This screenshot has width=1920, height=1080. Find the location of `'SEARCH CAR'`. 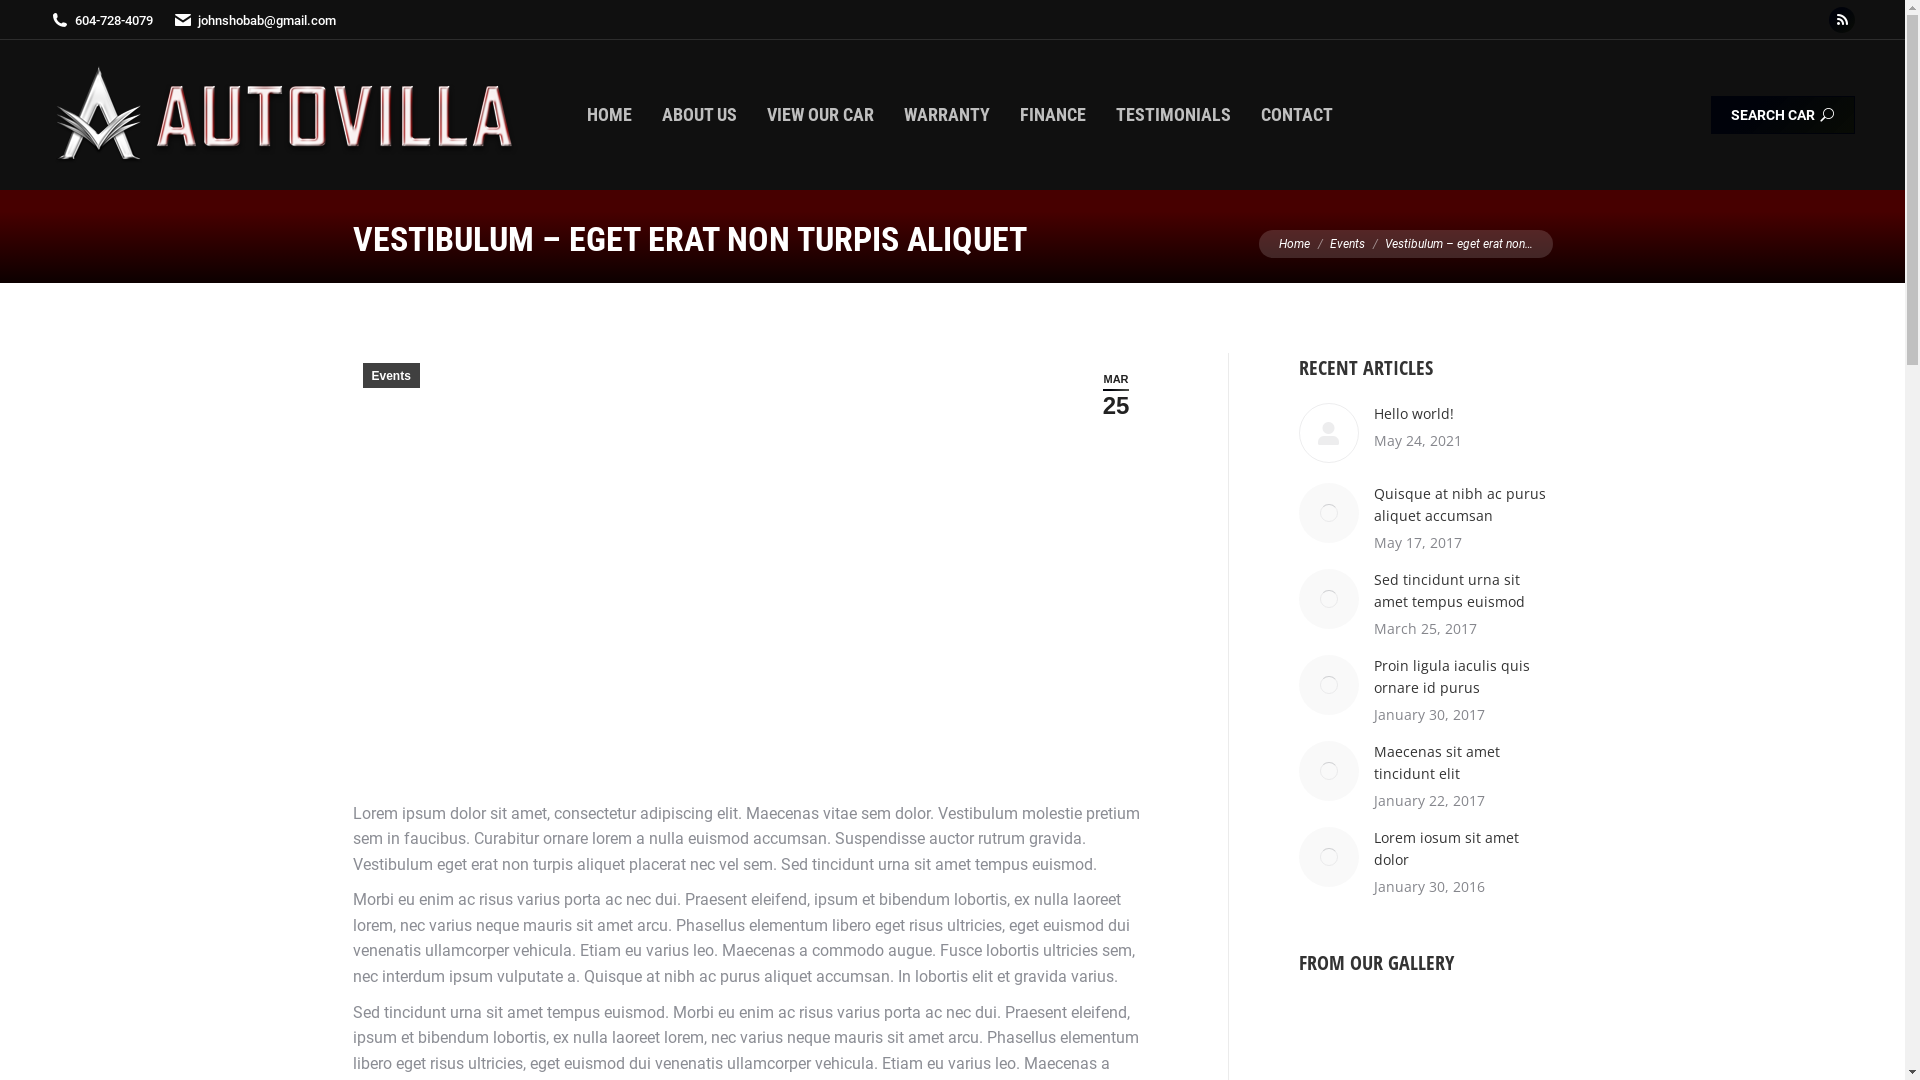

'SEARCH CAR' is located at coordinates (1782, 115).